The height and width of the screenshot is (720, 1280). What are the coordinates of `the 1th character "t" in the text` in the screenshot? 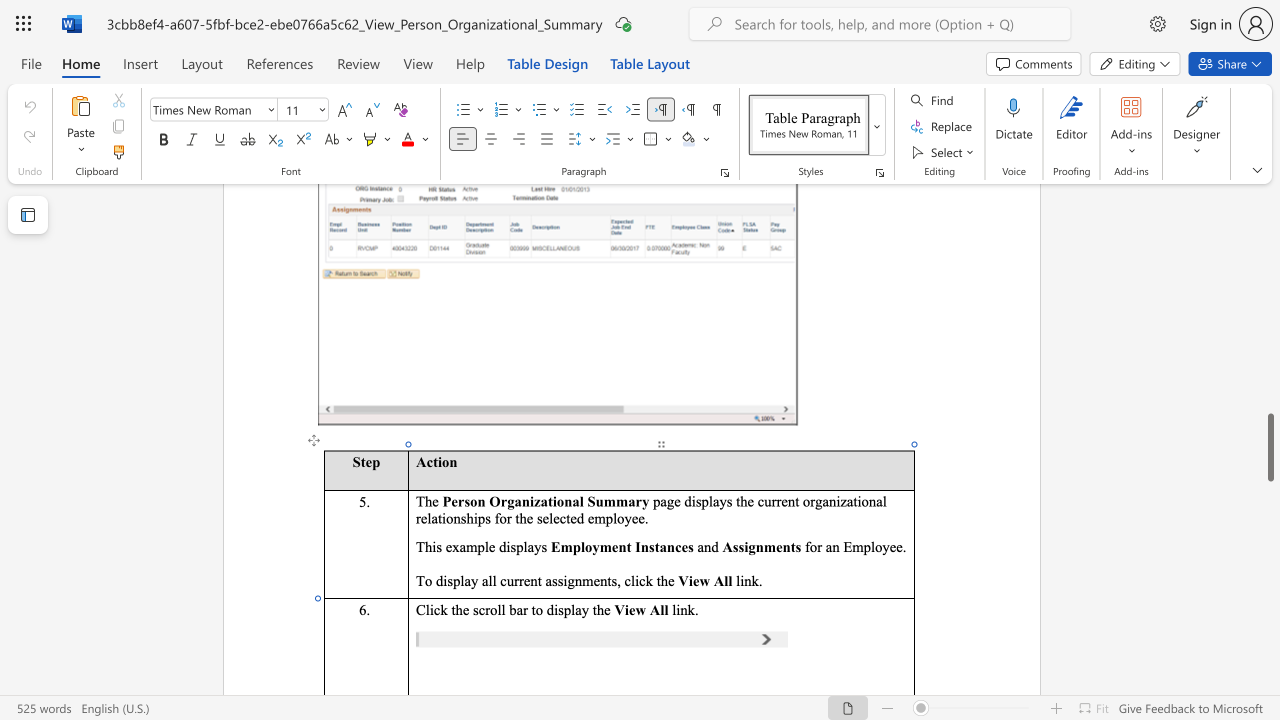 It's located at (550, 500).